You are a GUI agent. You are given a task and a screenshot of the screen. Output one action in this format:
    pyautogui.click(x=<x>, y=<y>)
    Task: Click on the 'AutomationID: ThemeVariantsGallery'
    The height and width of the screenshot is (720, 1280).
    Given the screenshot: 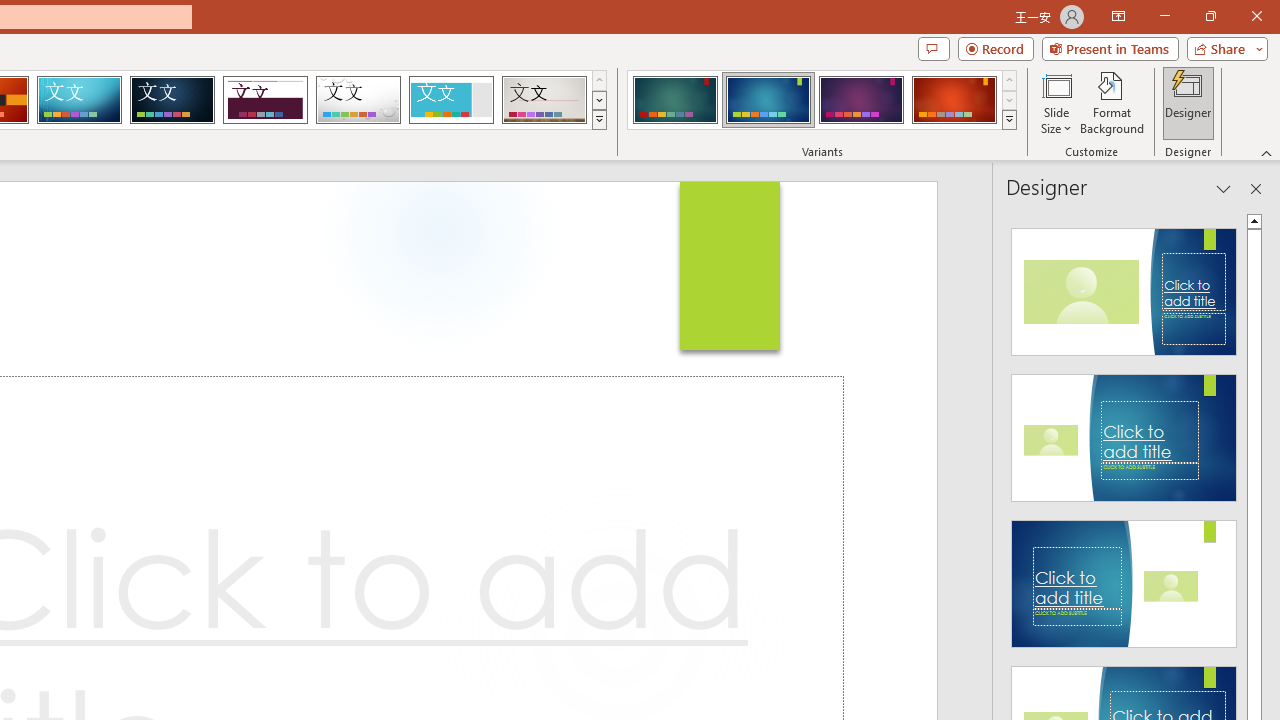 What is the action you would take?
    pyautogui.click(x=823, y=100)
    